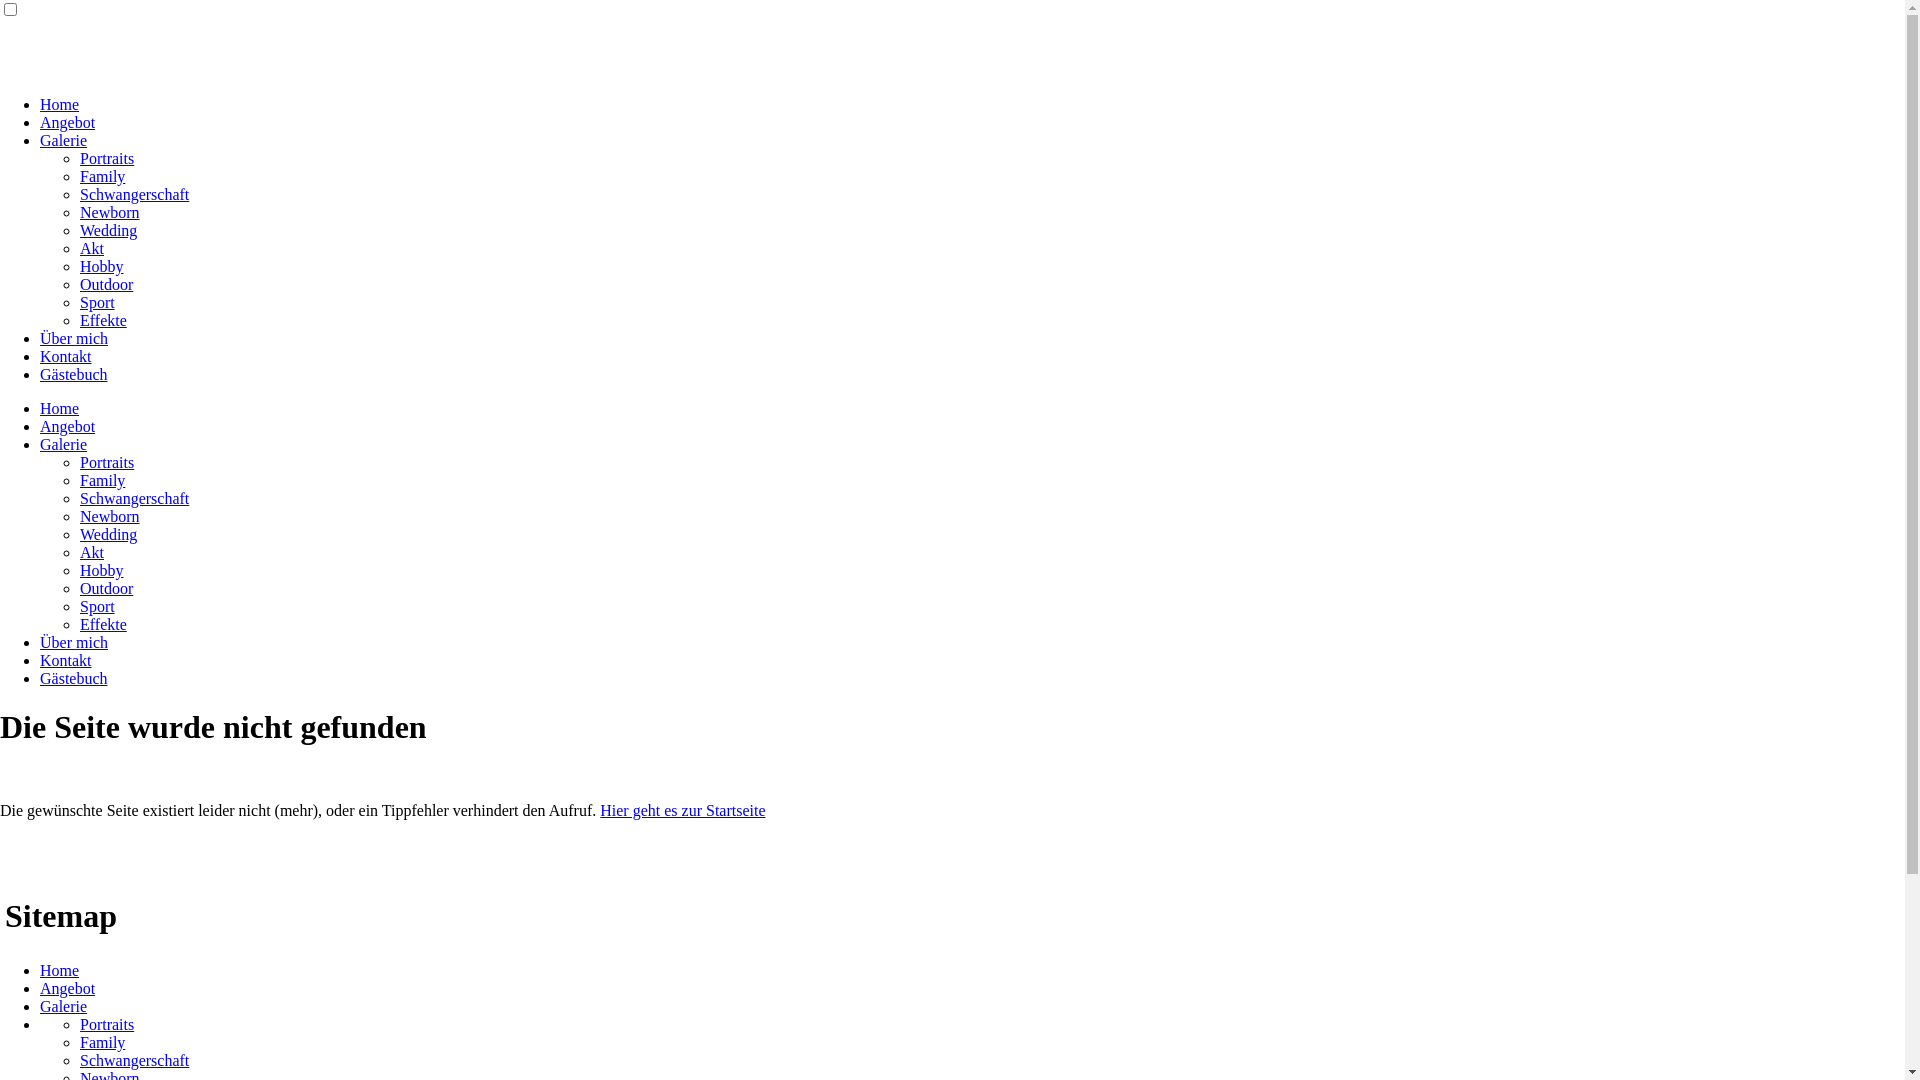 This screenshot has height=1080, width=1920. Describe the element at coordinates (101, 480) in the screenshot. I see `'Family'` at that location.